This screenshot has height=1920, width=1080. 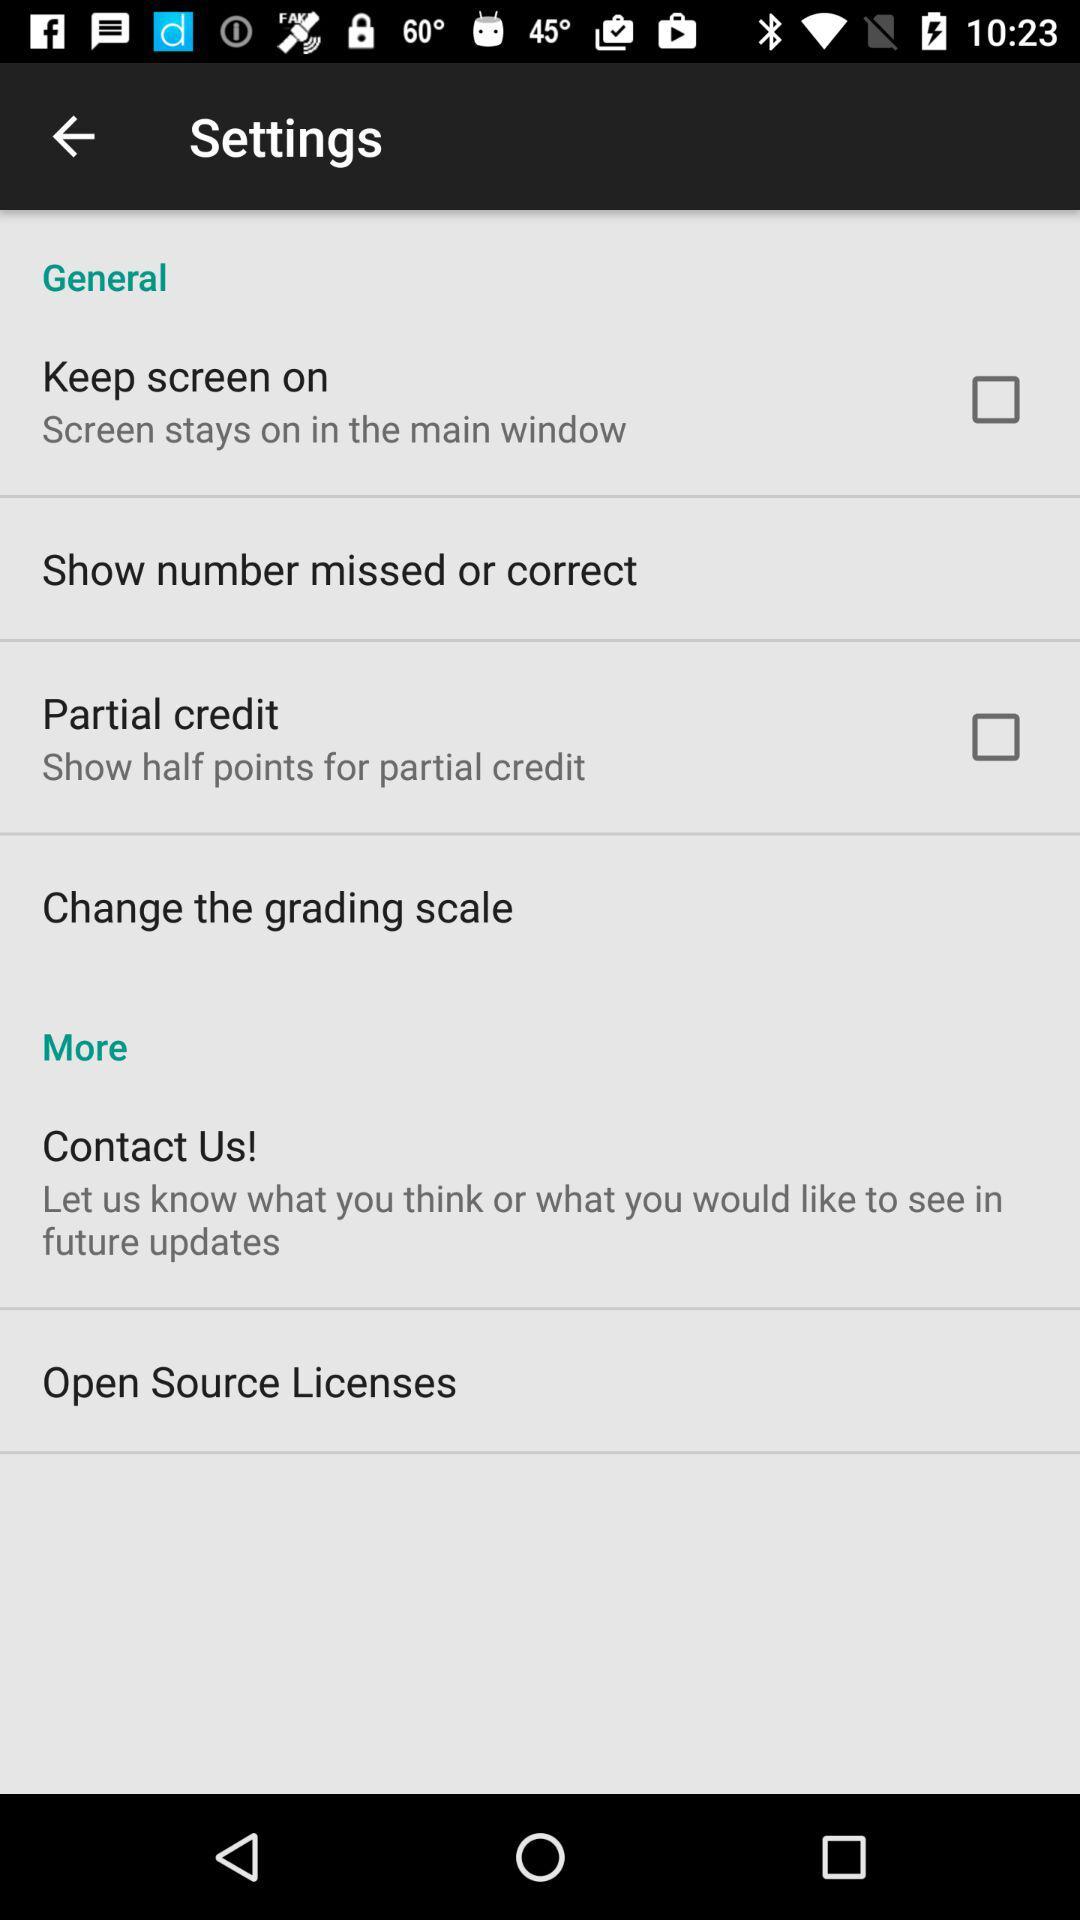 What do you see at coordinates (313, 764) in the screenshot?
I see `the item below the partial credit icon` at bounding box center [313, 764].